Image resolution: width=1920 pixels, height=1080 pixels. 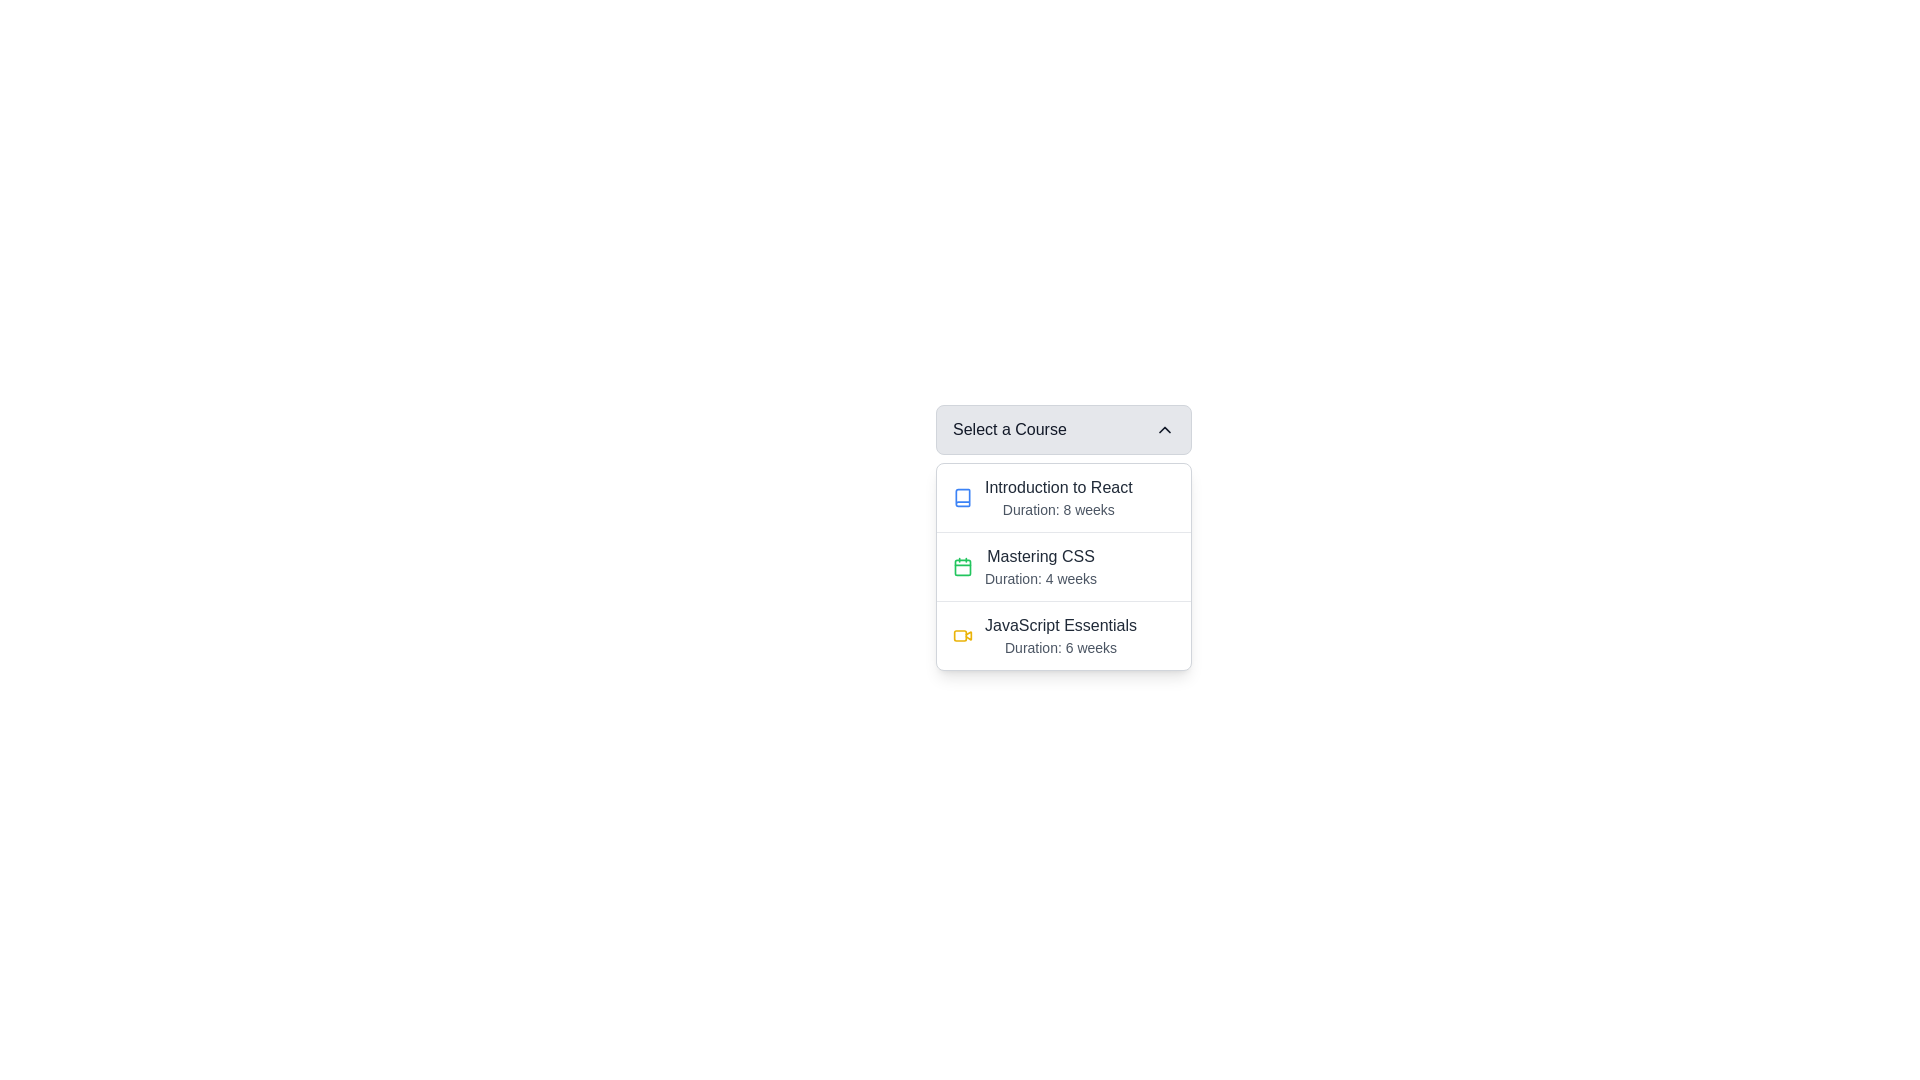 What do you see at coordinates (1009, 428) in the screenshot?
I see `the static text label inside the dropdown menu button that indicates the current state or selection` at bounding box center [1009, 428].